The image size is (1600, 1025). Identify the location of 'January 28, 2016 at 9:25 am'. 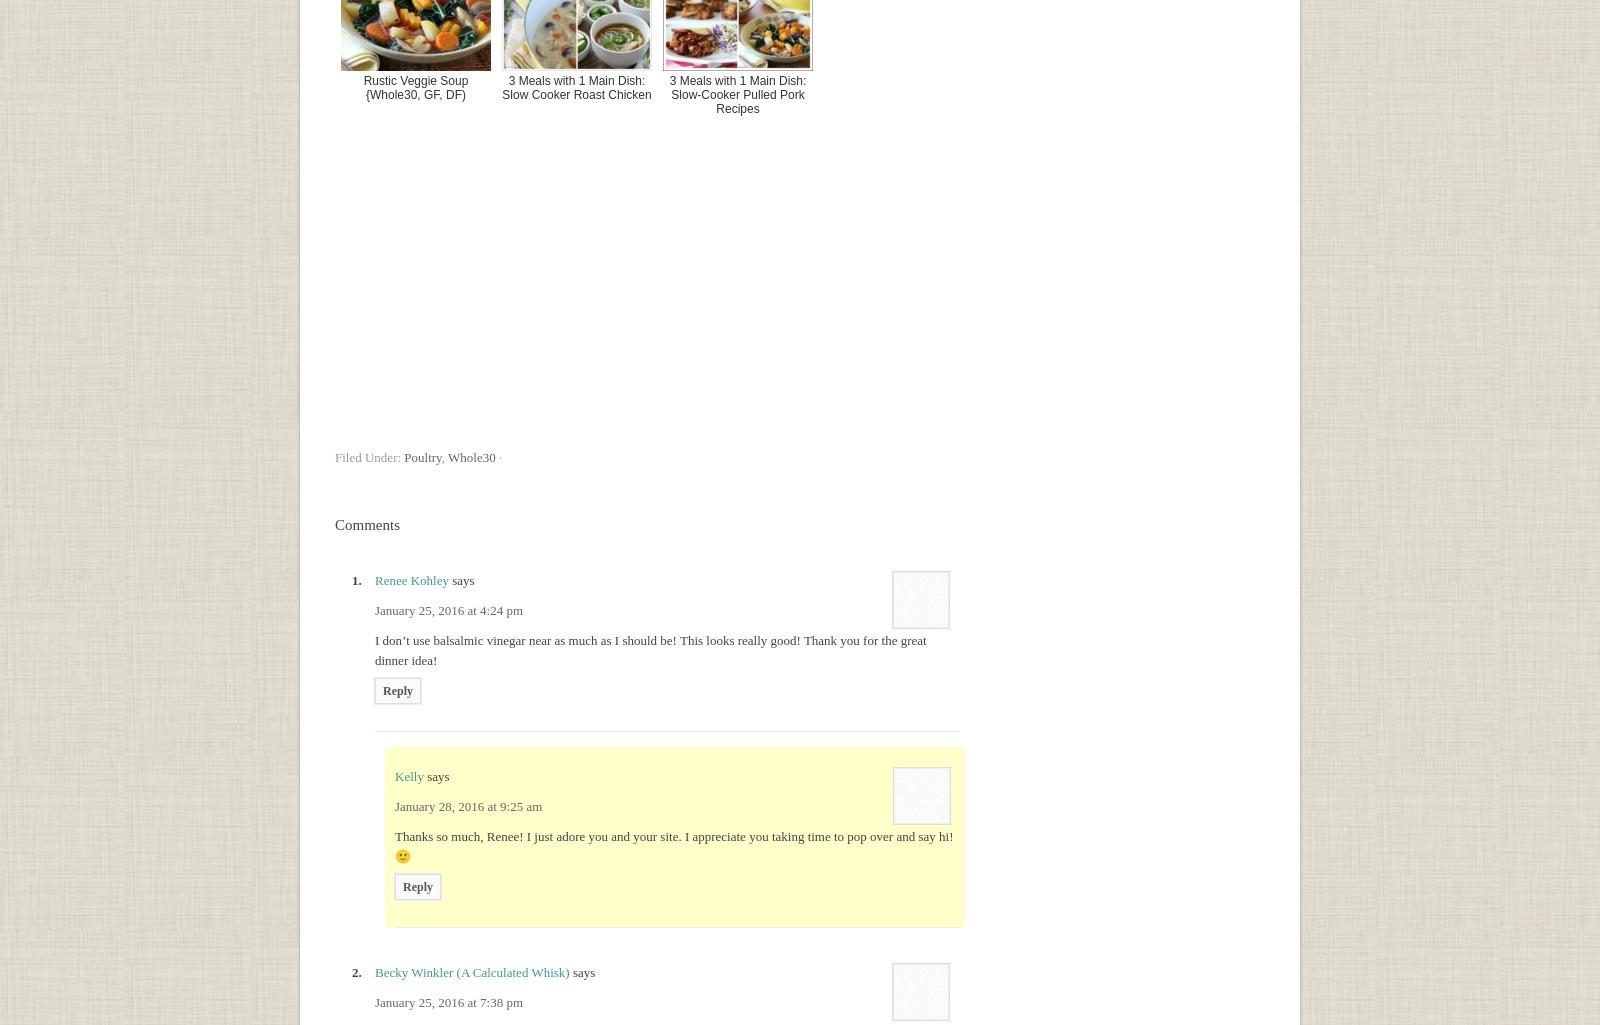
(467, 805).